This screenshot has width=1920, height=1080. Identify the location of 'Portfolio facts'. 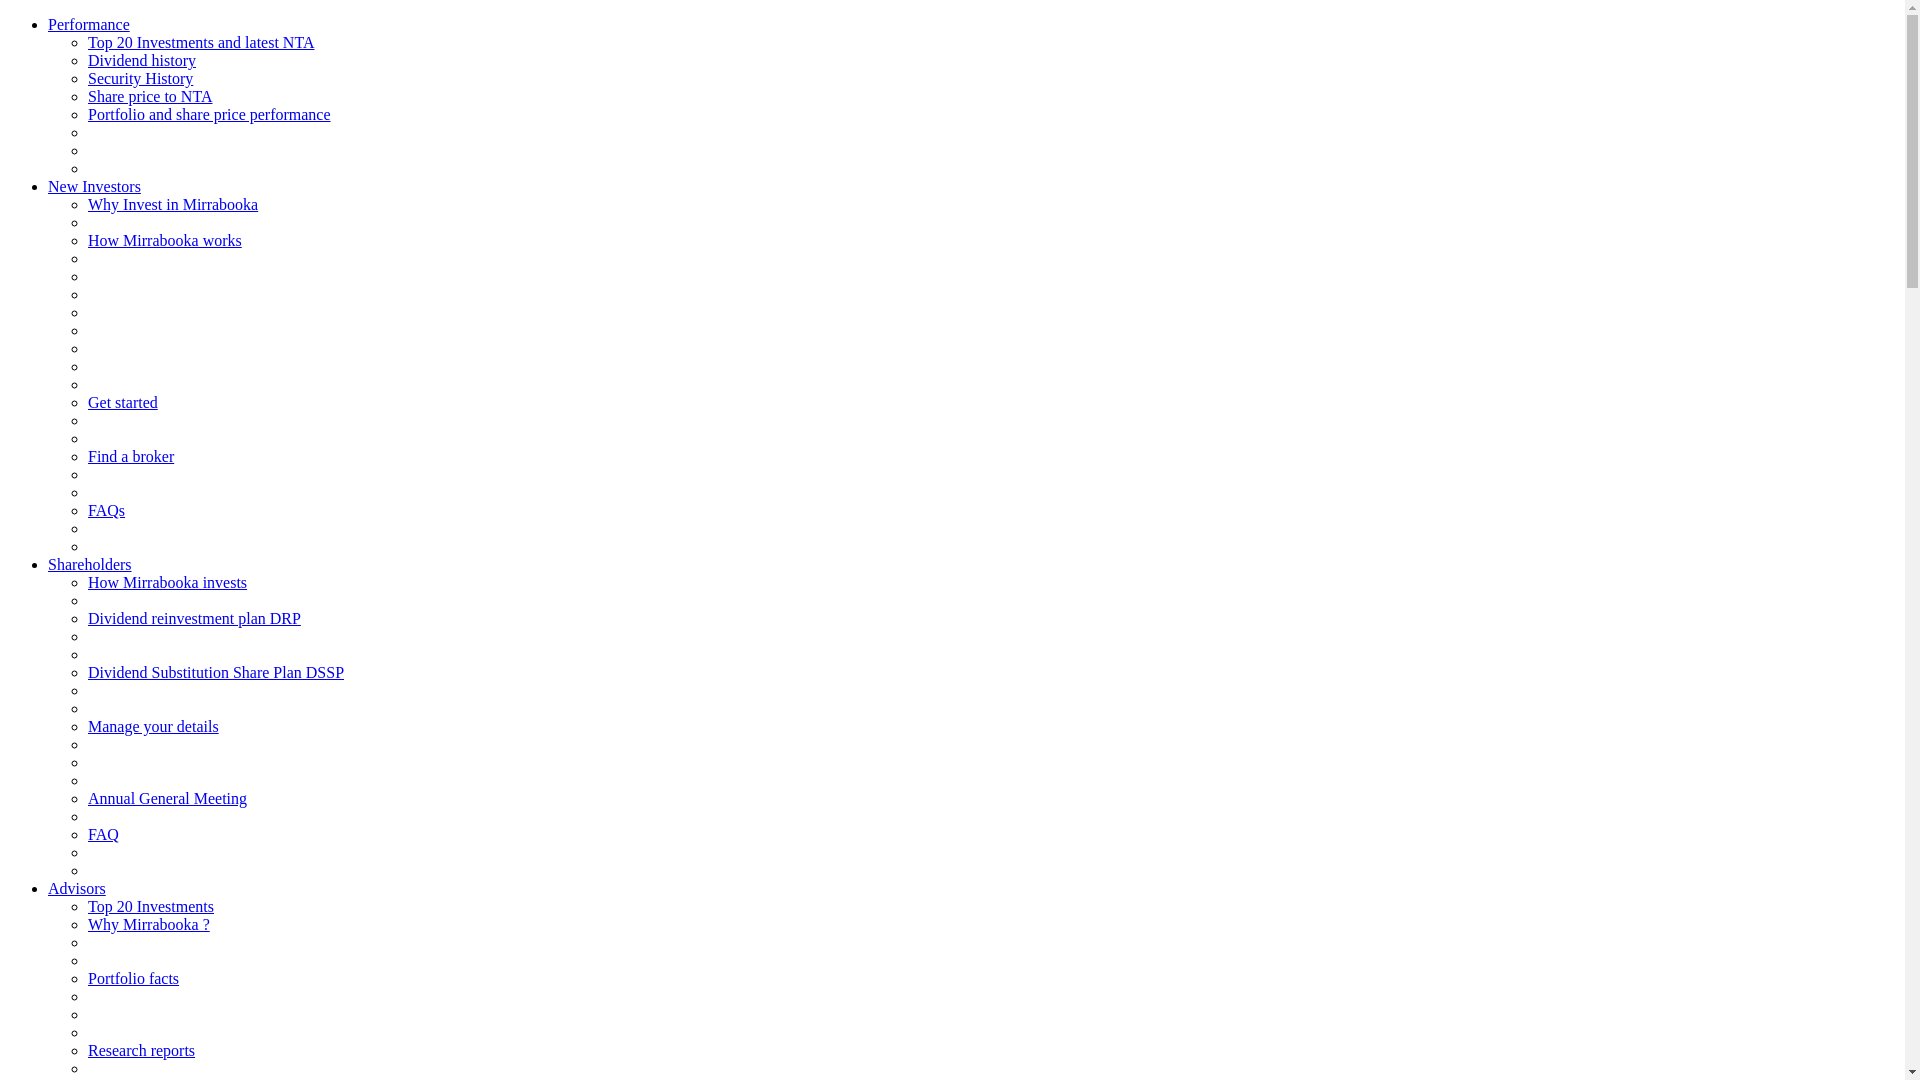
(132, 977).